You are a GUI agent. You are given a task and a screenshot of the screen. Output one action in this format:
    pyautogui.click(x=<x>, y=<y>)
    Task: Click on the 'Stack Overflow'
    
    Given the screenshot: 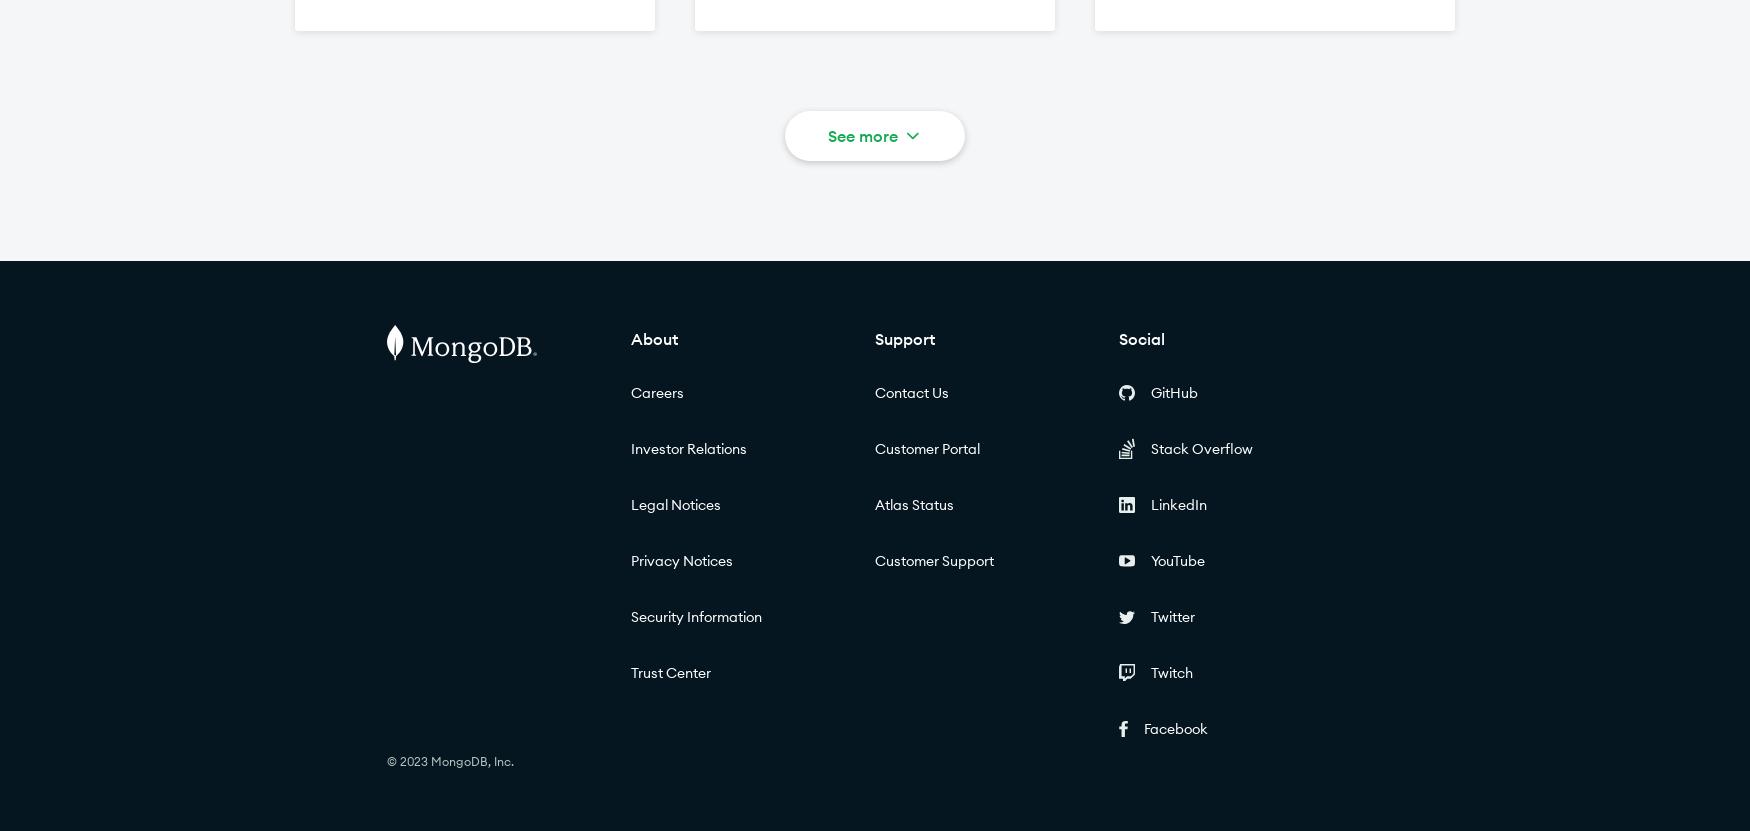 What is the action you would take?
    pyautogui.click(x=1202, y=447)
    